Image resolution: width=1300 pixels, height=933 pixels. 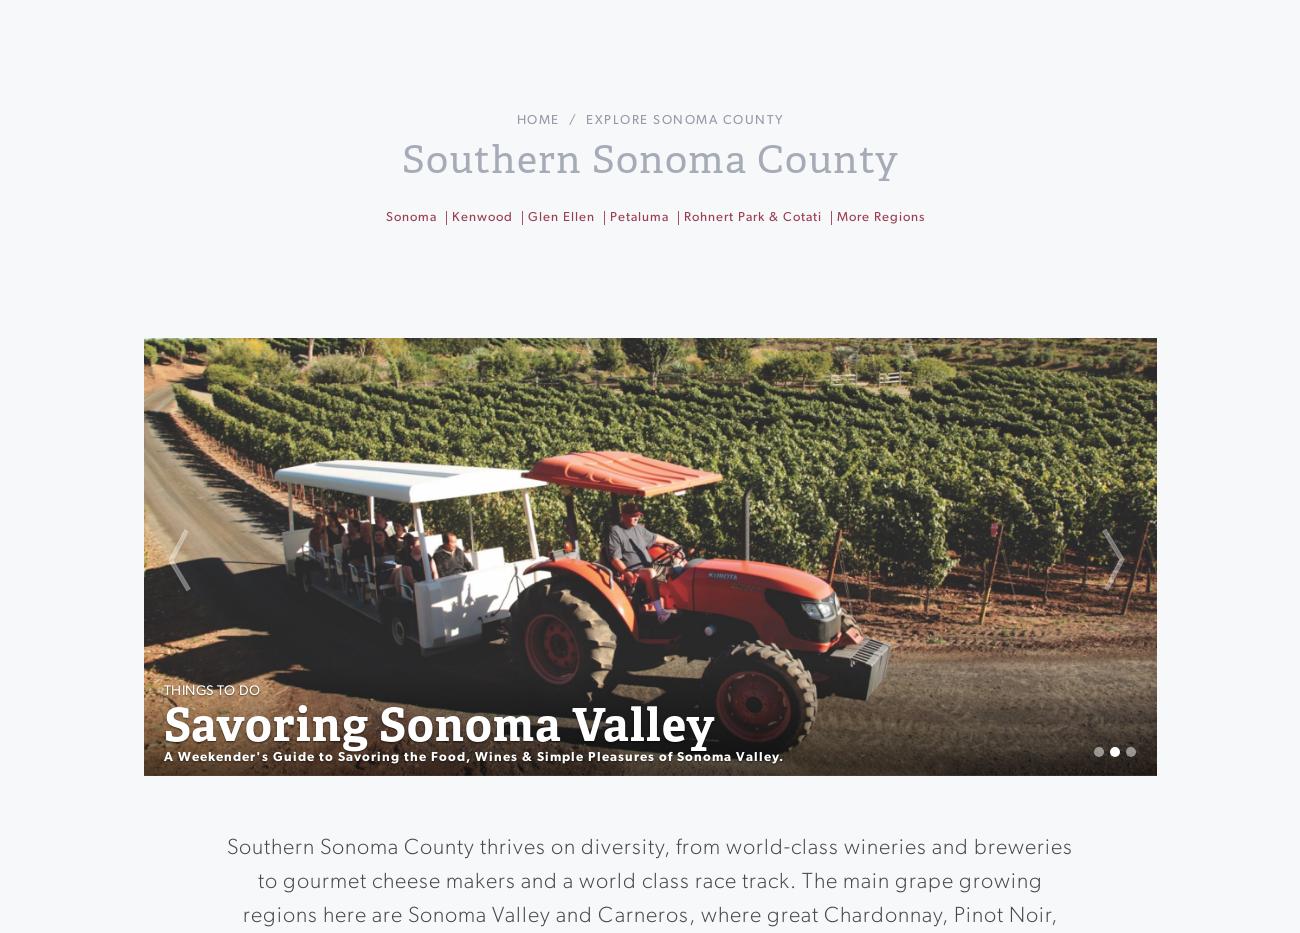 What do you see at coordinates (656, 260) in the screenshot?
I see `'Buy Covet Pass'` at bounding box center [656, 260].